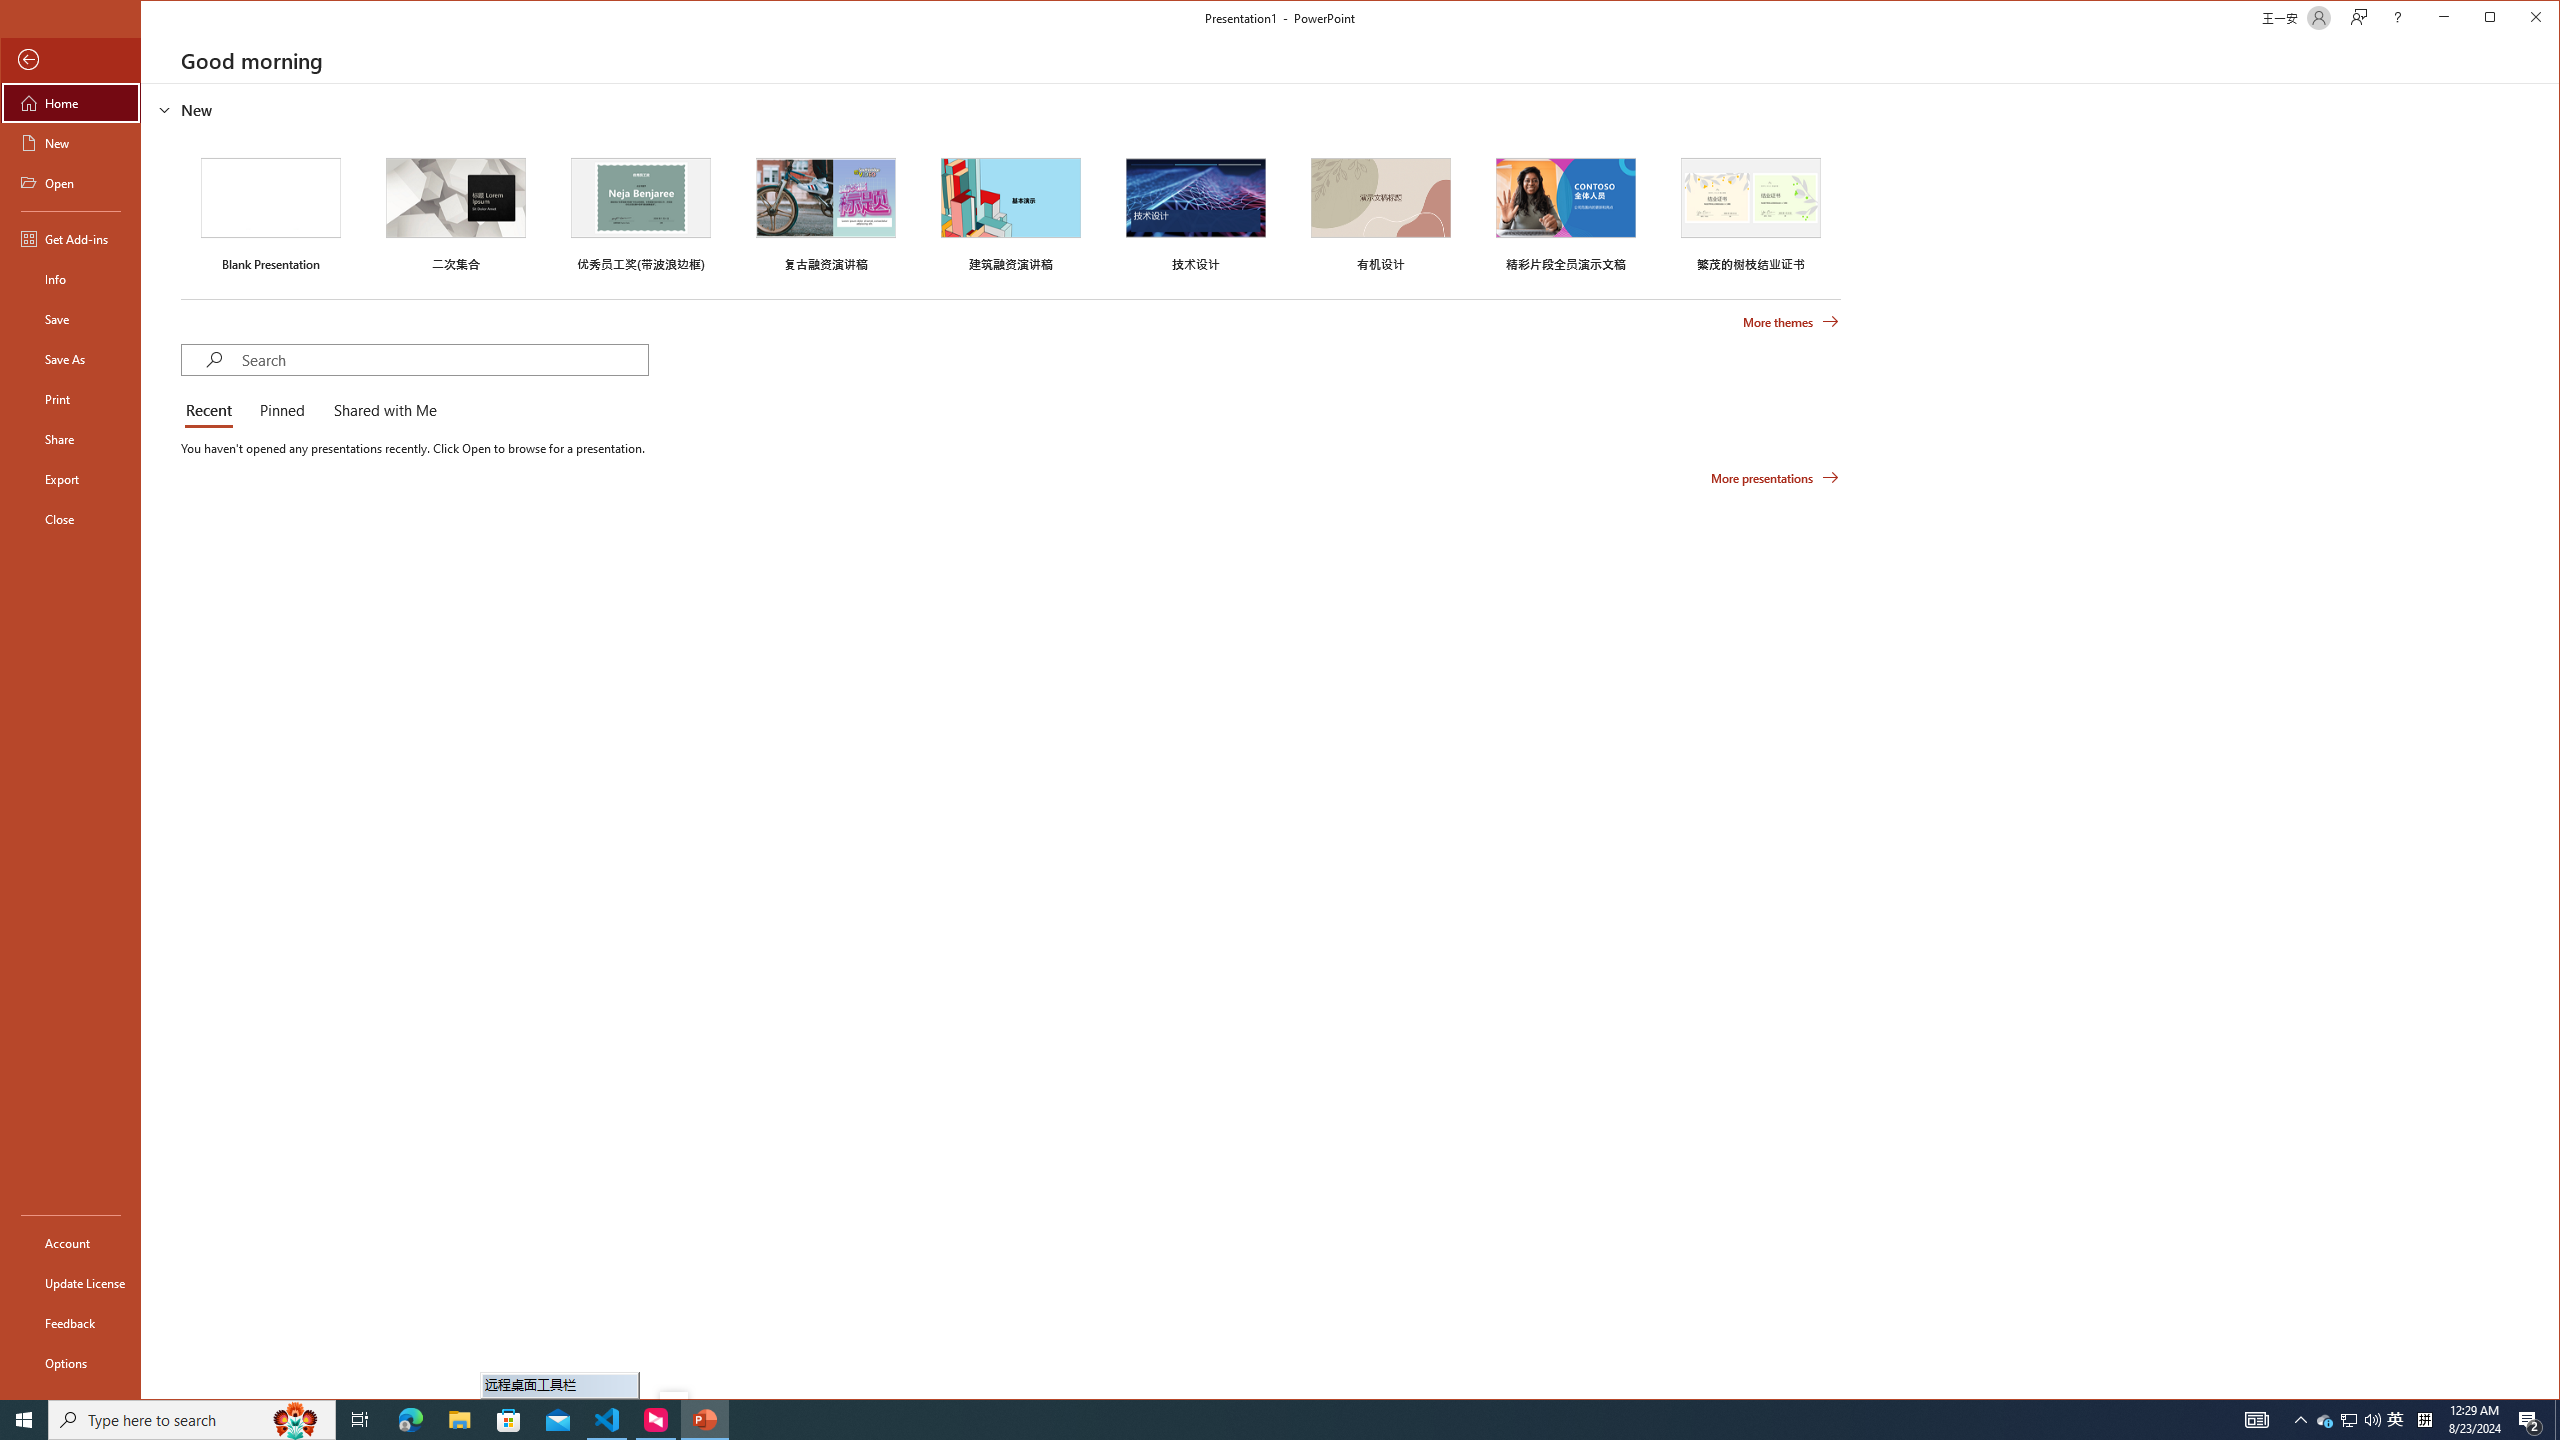  Describe the element at coordinates (212, 410) in the screenshot. I see `'Recent'` at that location.